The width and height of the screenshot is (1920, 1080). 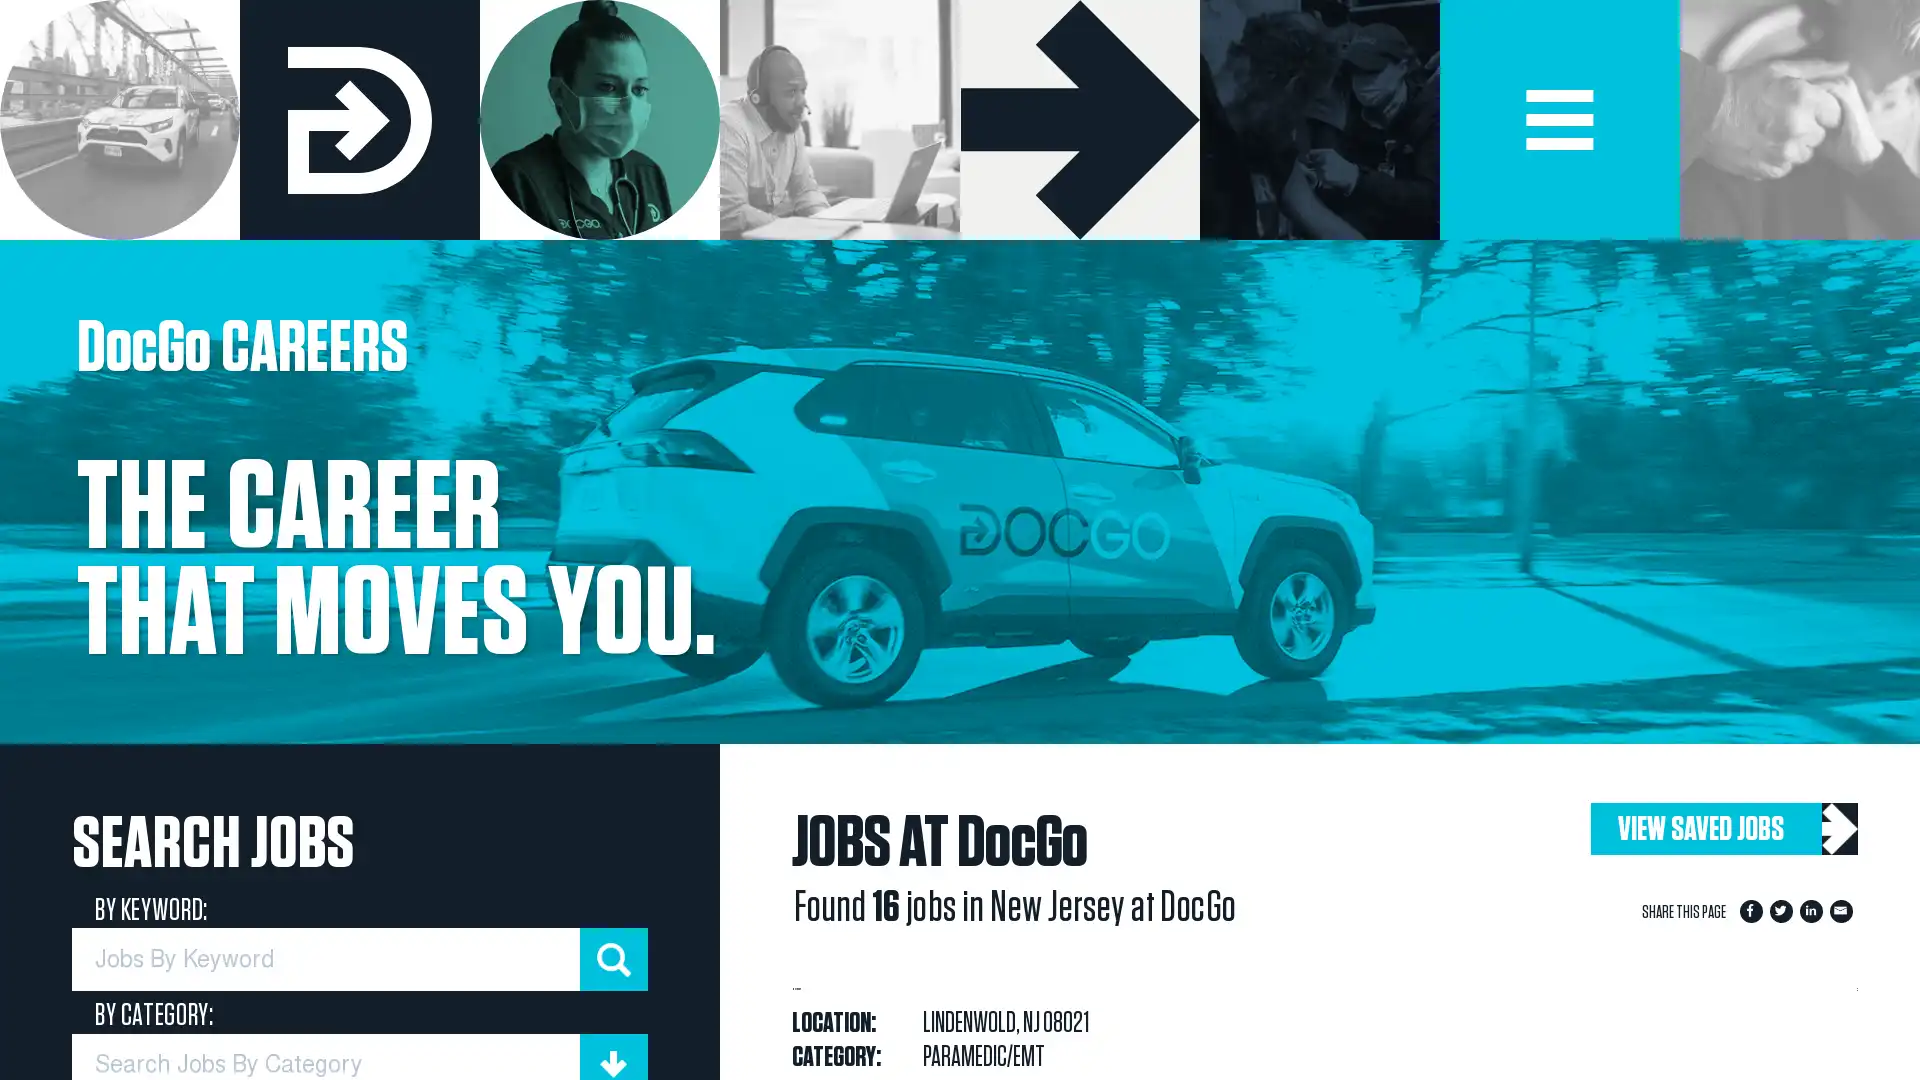 I want to click on Share to Email App, so click(x=1842, y=910).